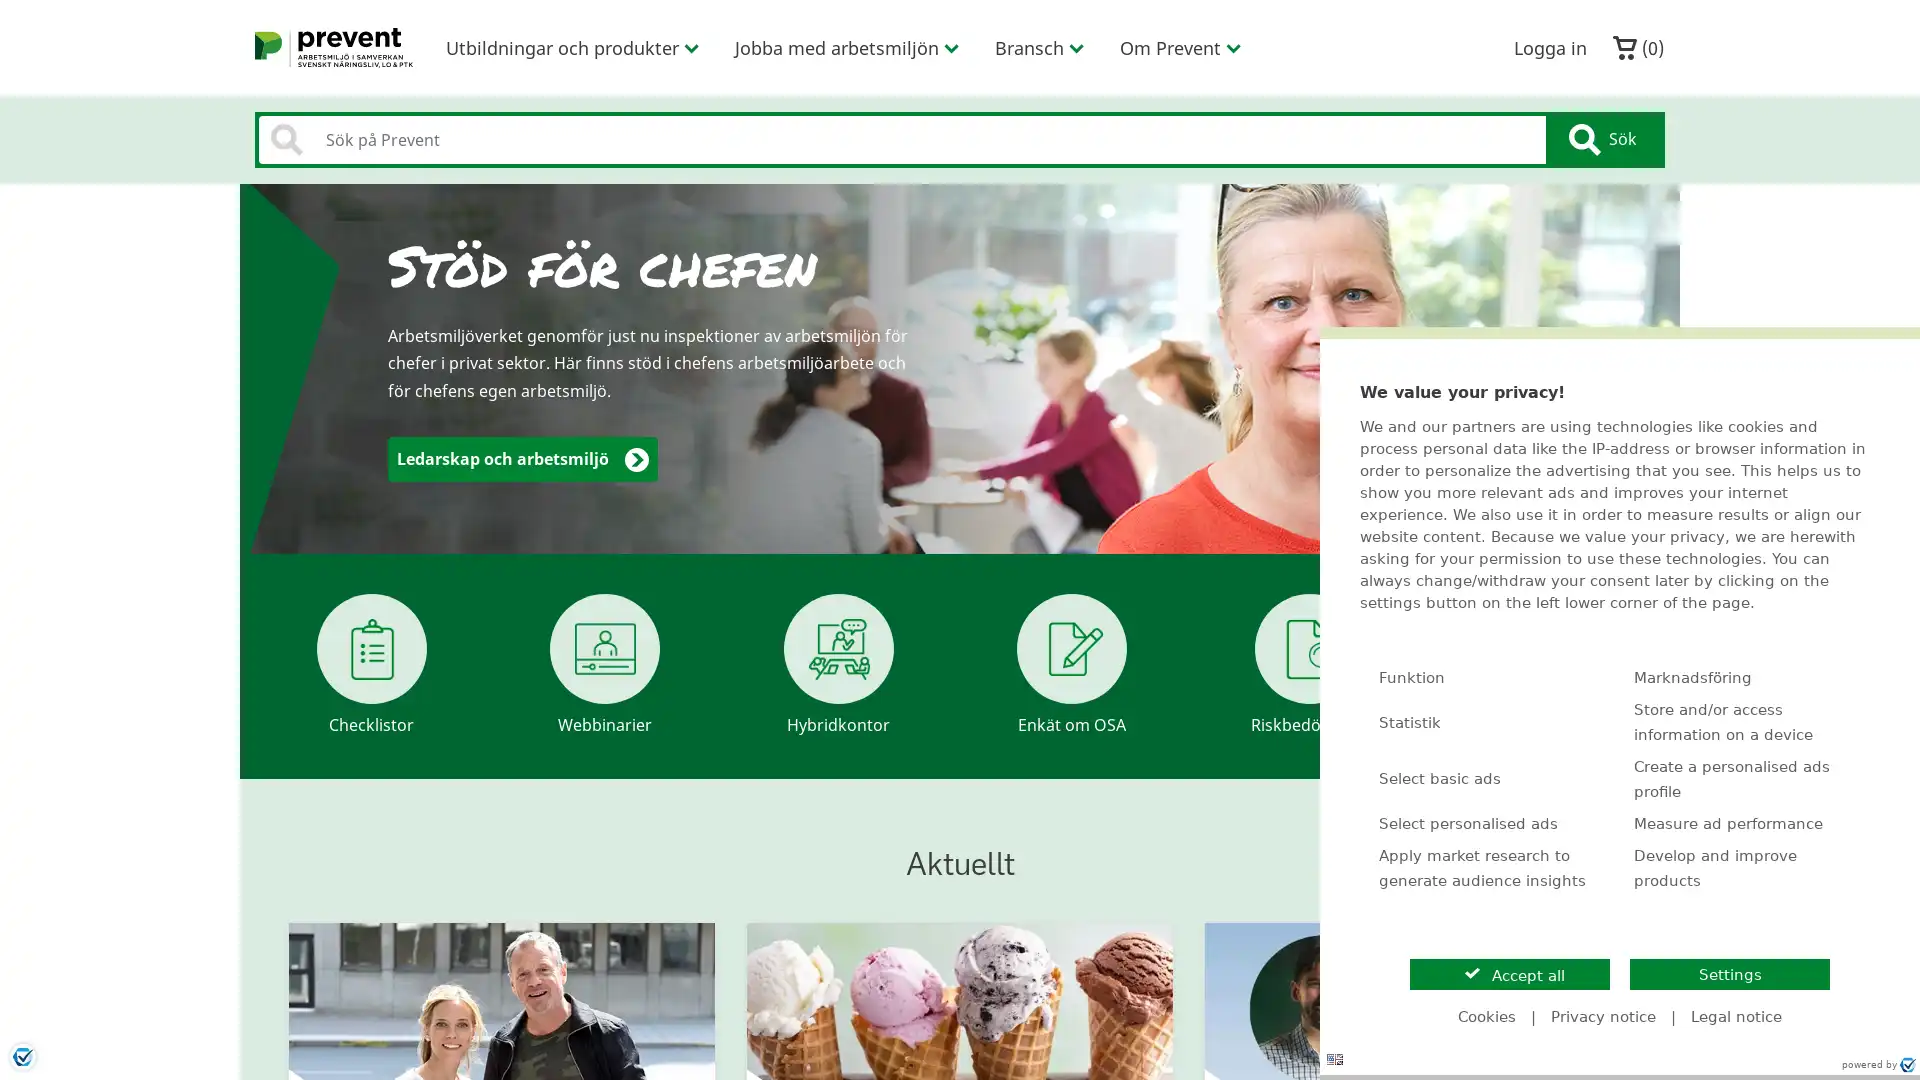  What do you see at coordinates (1603, 138) in the screenshot?
I see `Sok` at bounding box center [1603, 138].